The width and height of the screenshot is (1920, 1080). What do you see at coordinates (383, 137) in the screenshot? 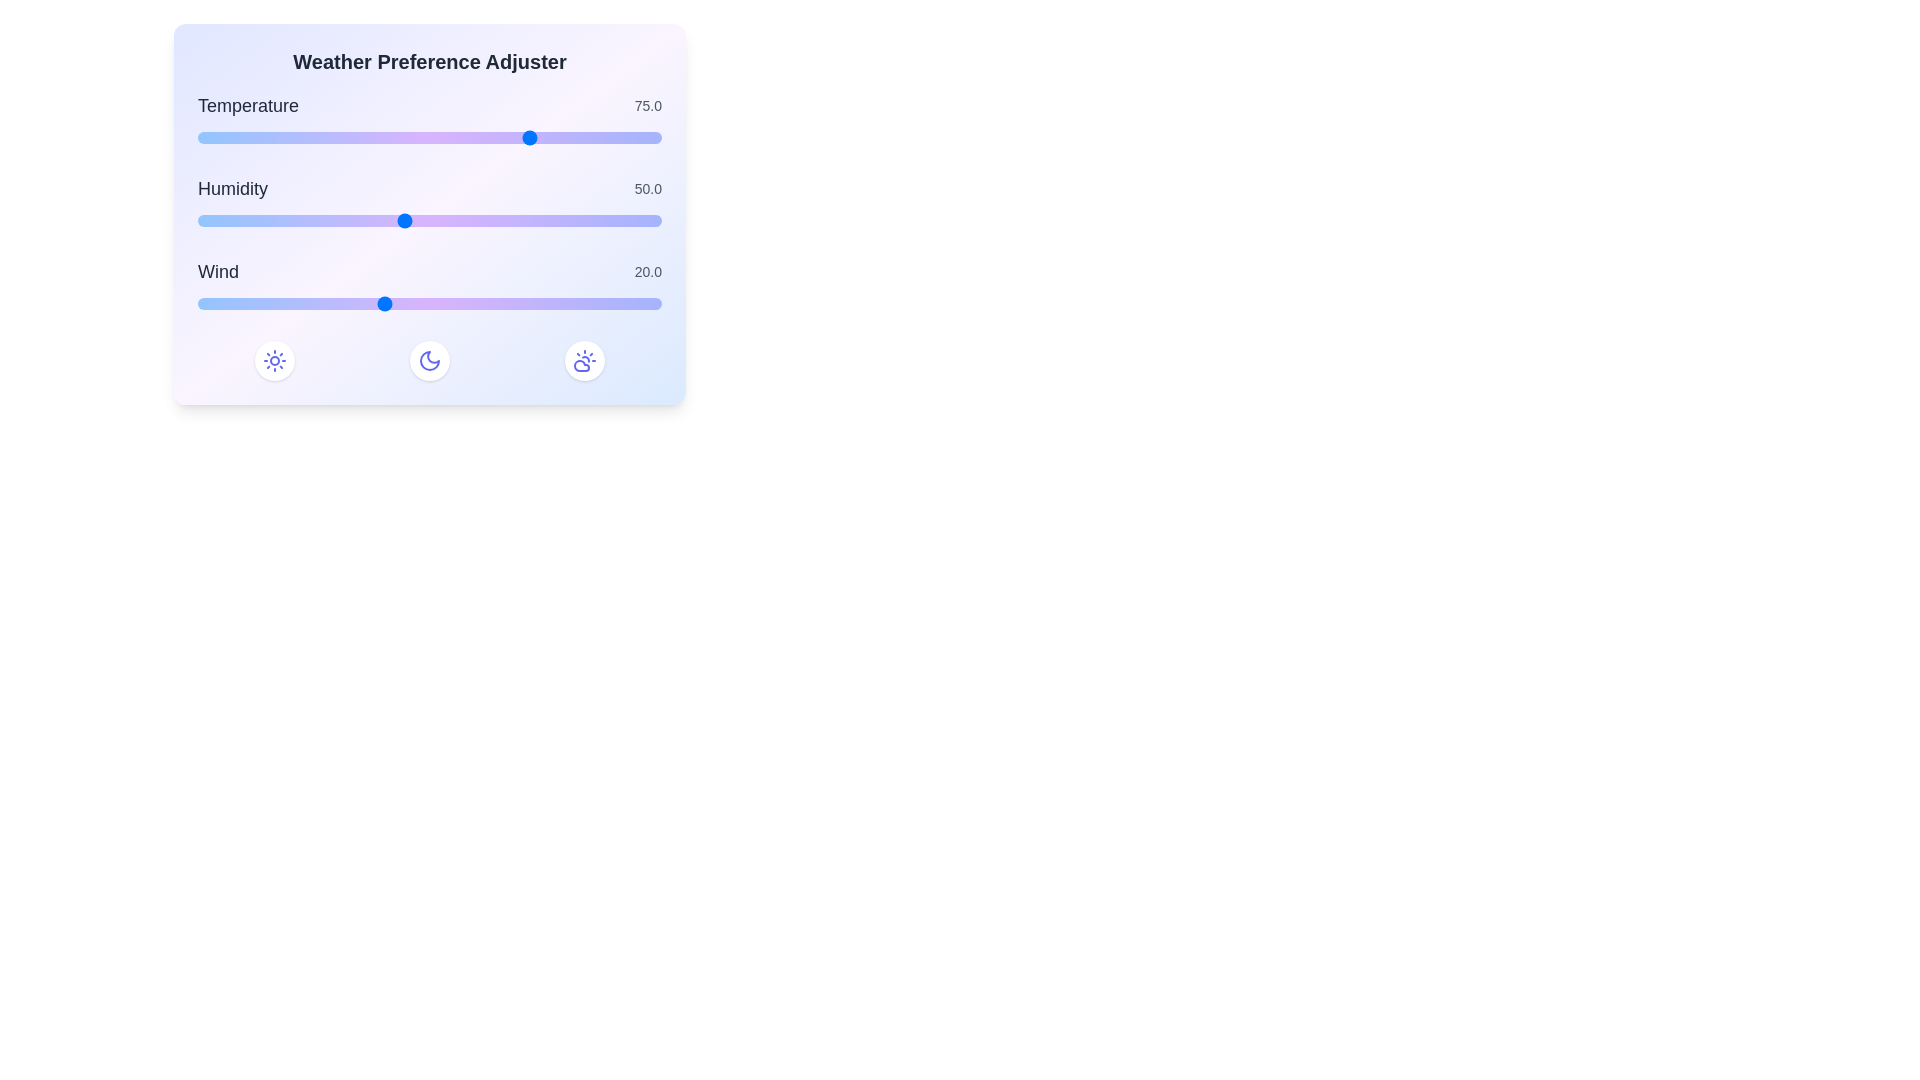
I see `the temperature` at bounding box center [383, 137].